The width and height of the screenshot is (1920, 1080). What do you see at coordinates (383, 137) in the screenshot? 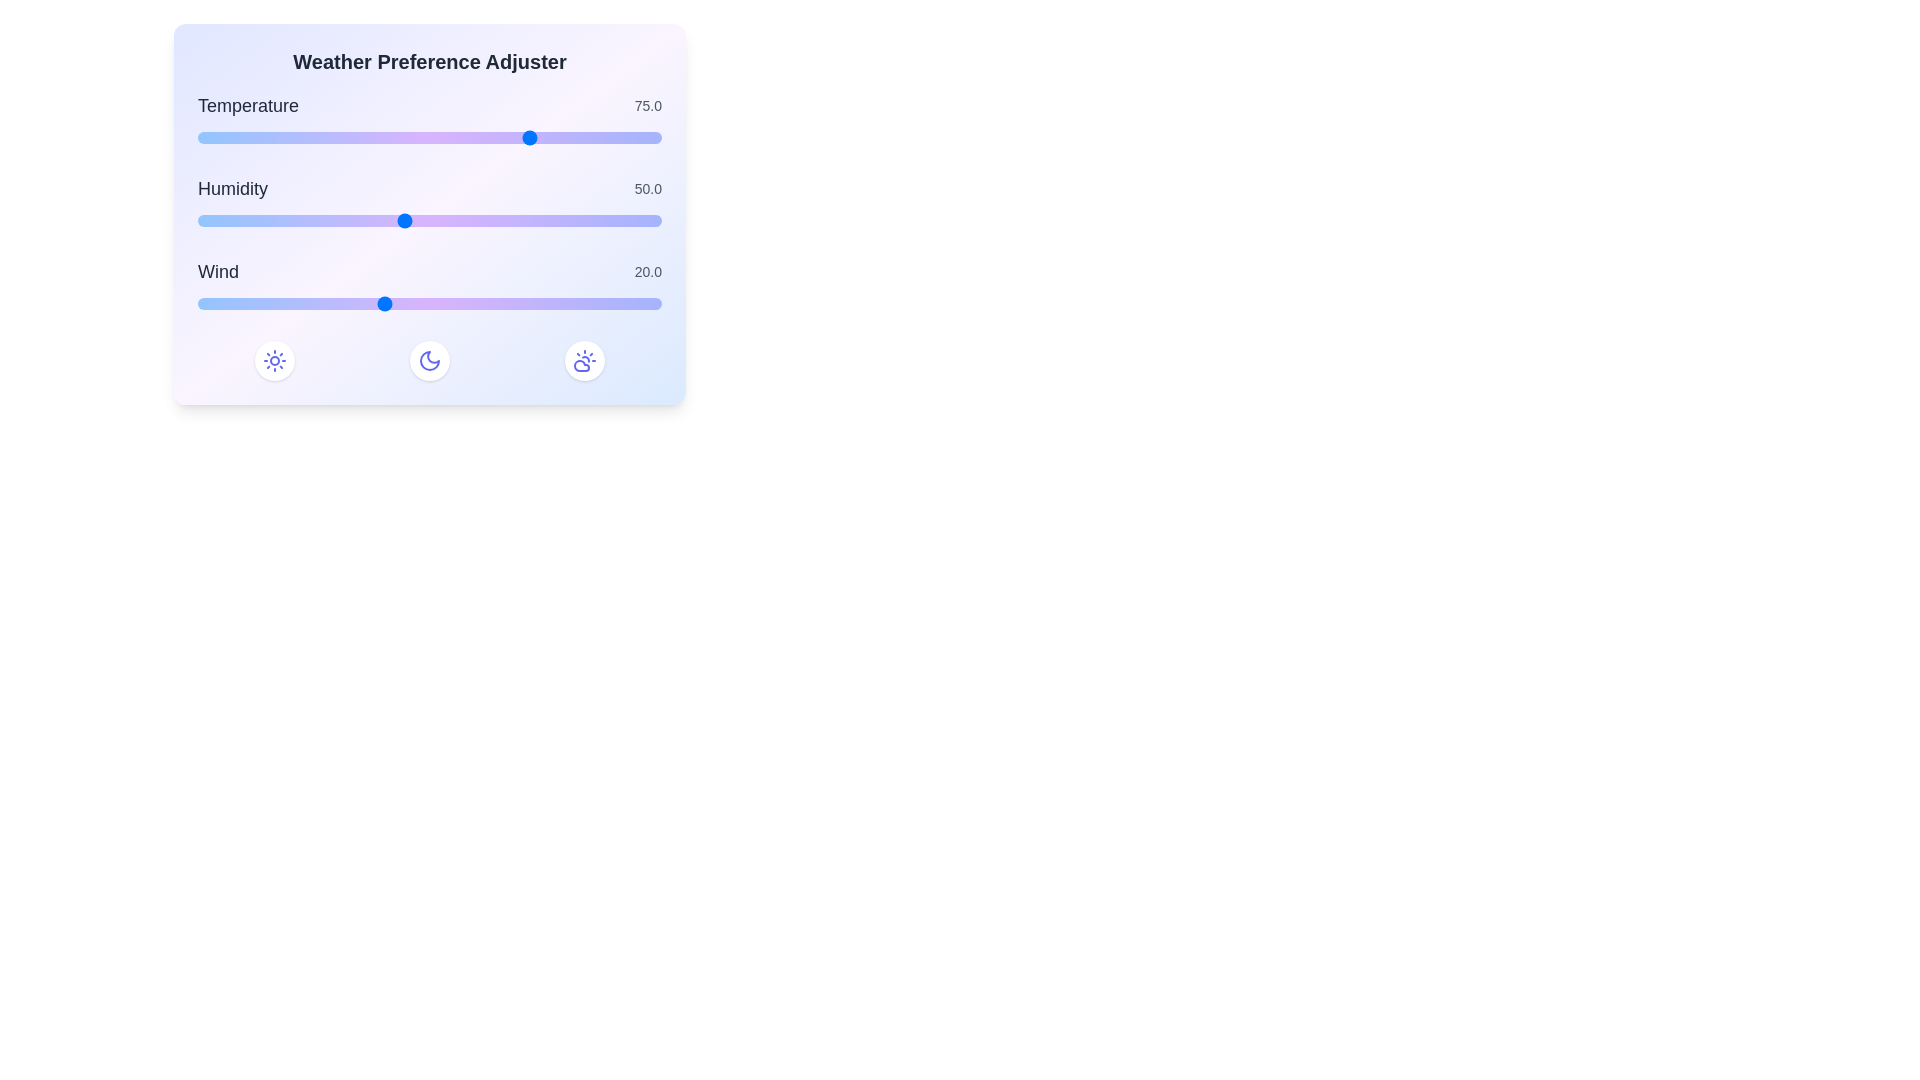
I see `the temperature` at bounding box center [383, 137].